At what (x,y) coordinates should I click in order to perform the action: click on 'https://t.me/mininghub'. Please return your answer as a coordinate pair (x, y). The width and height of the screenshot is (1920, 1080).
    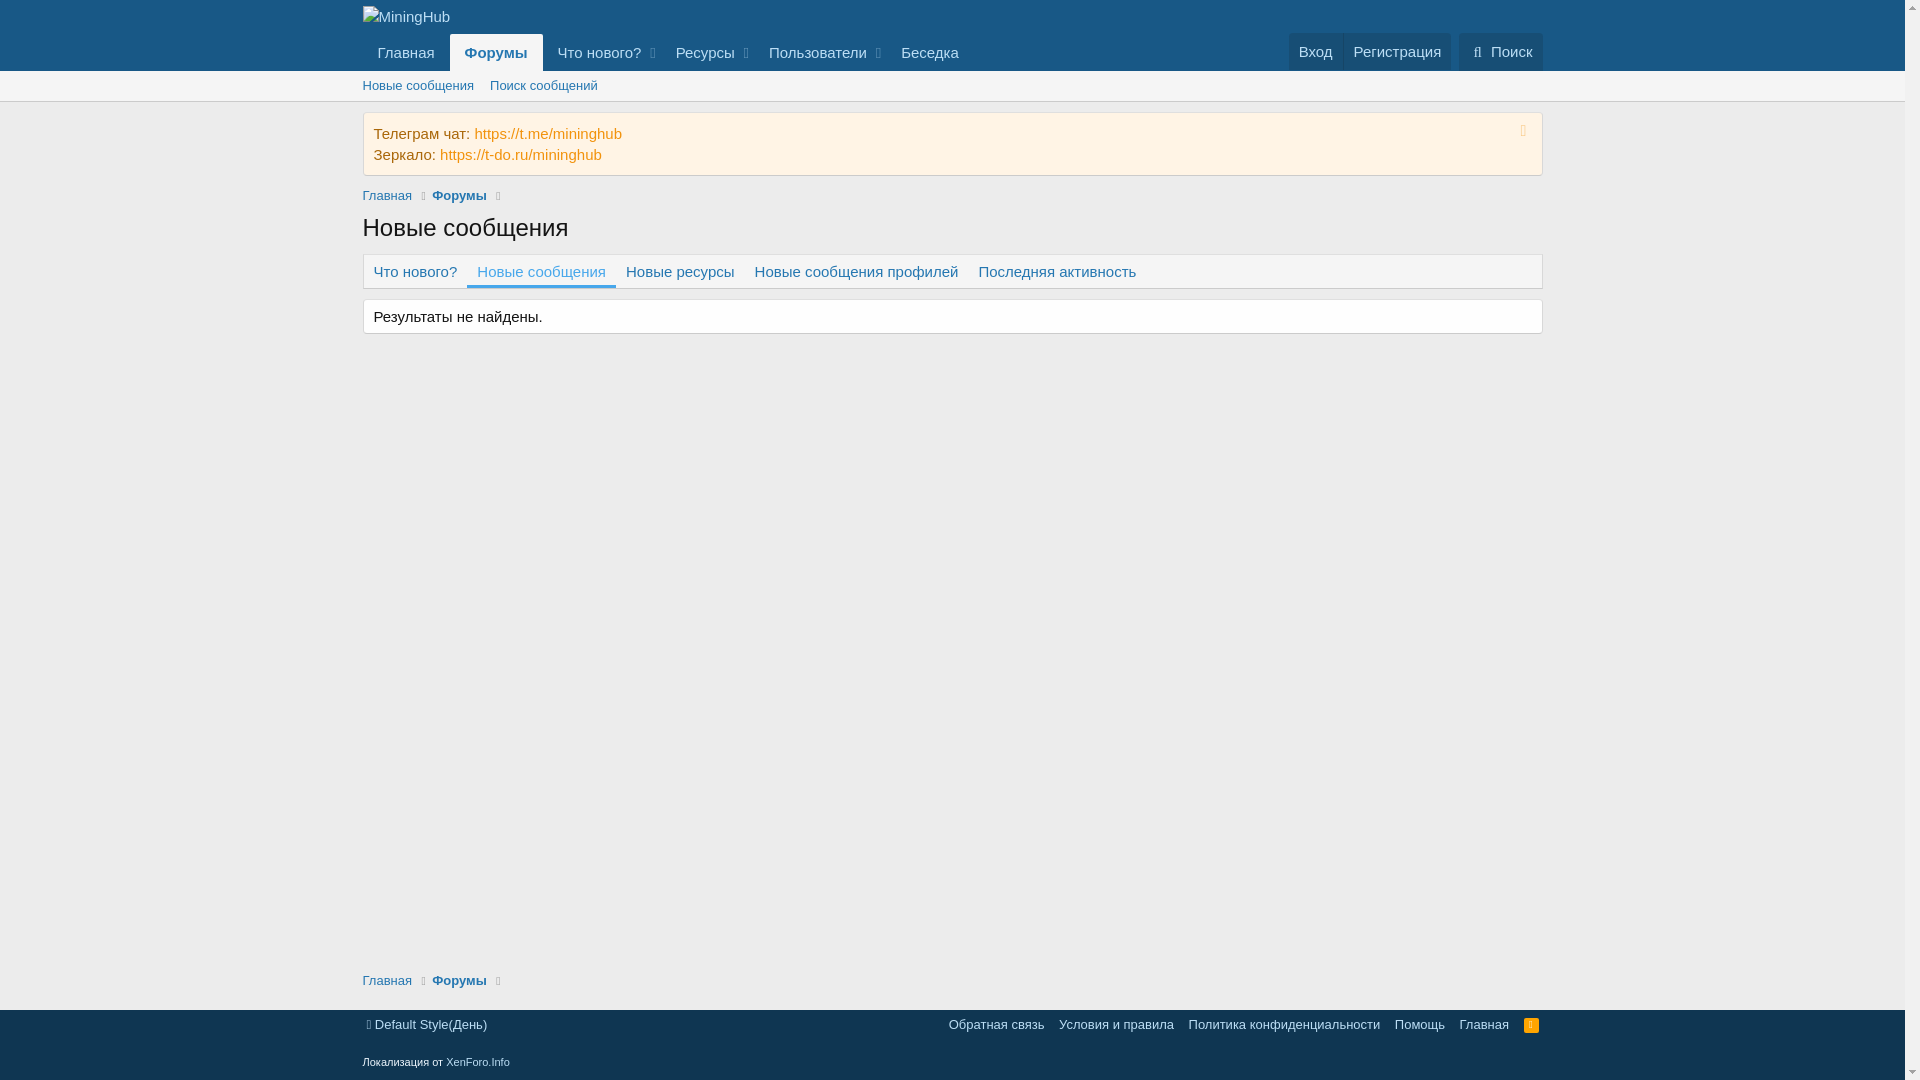
    Looking at the image, I should click on (547, 133).